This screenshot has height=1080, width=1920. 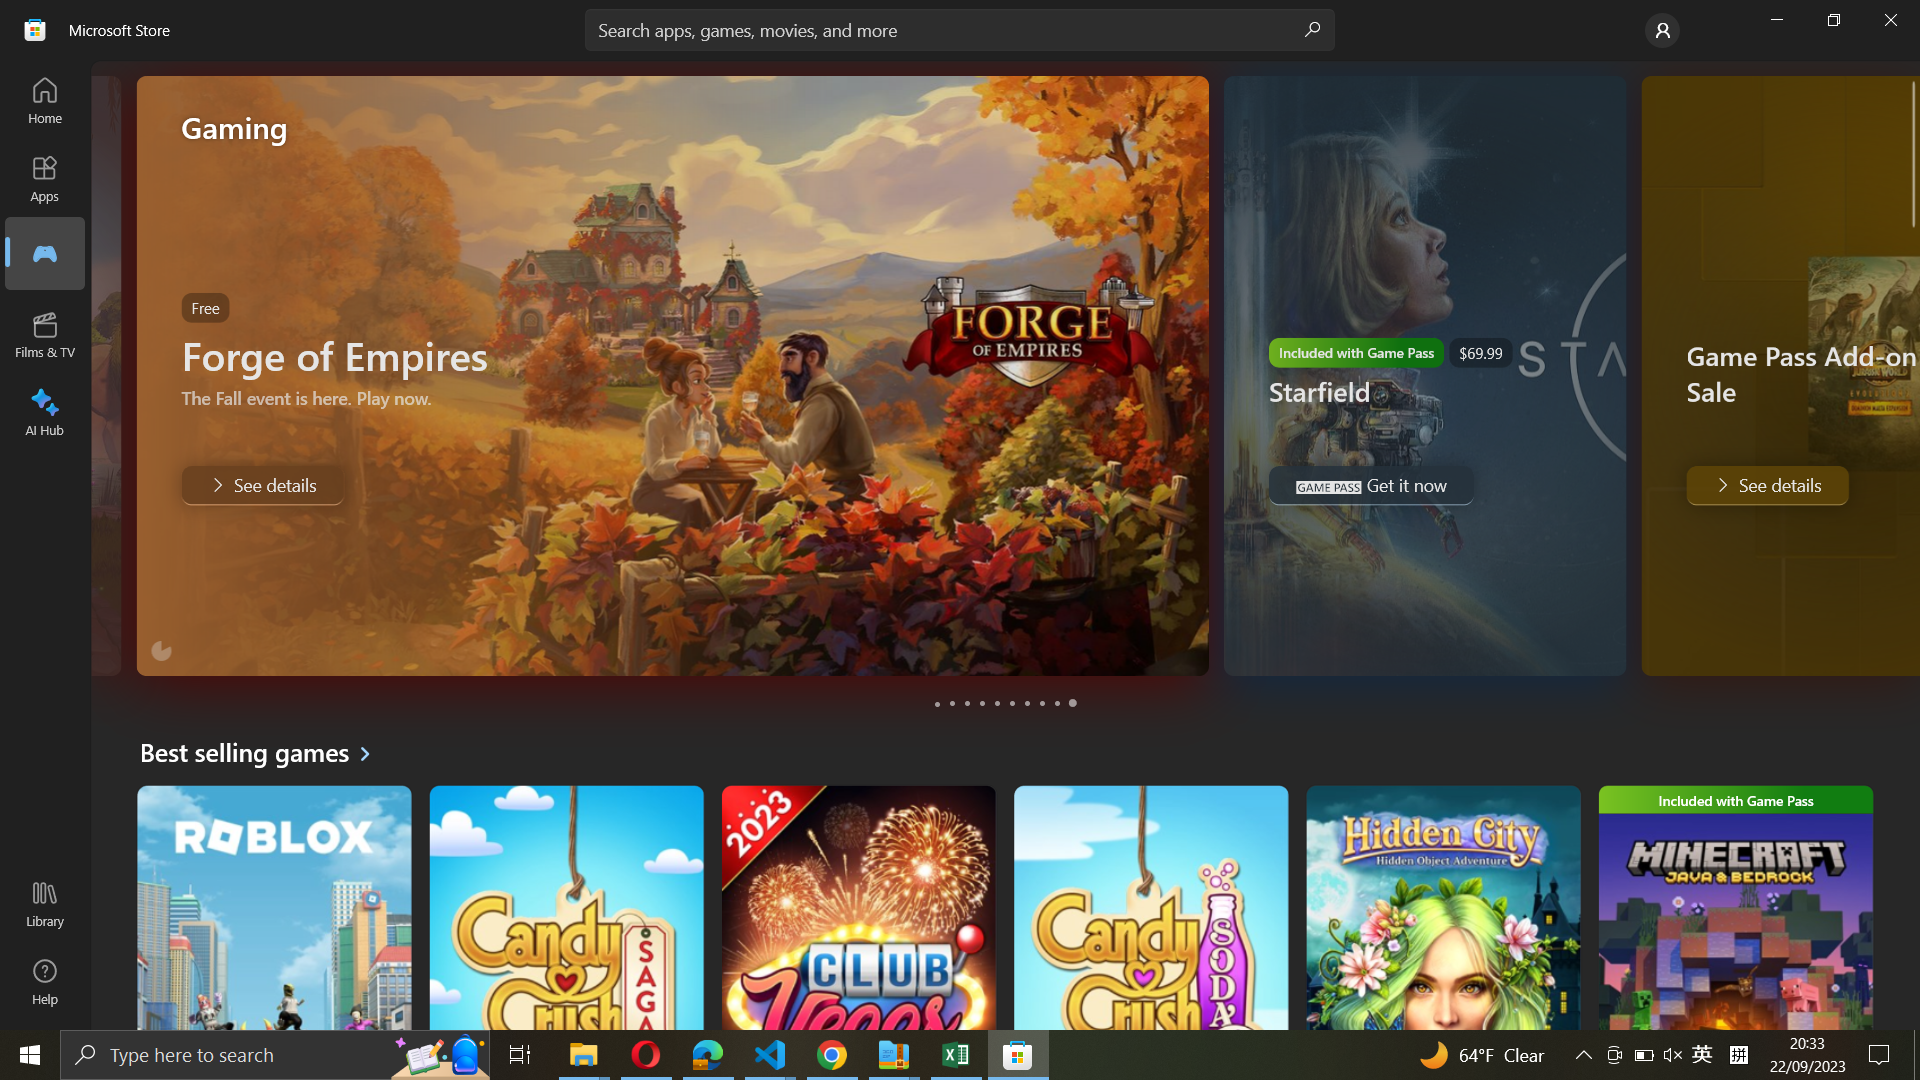 I want to click on the AI Hub tab, so click(x=46, y=408).